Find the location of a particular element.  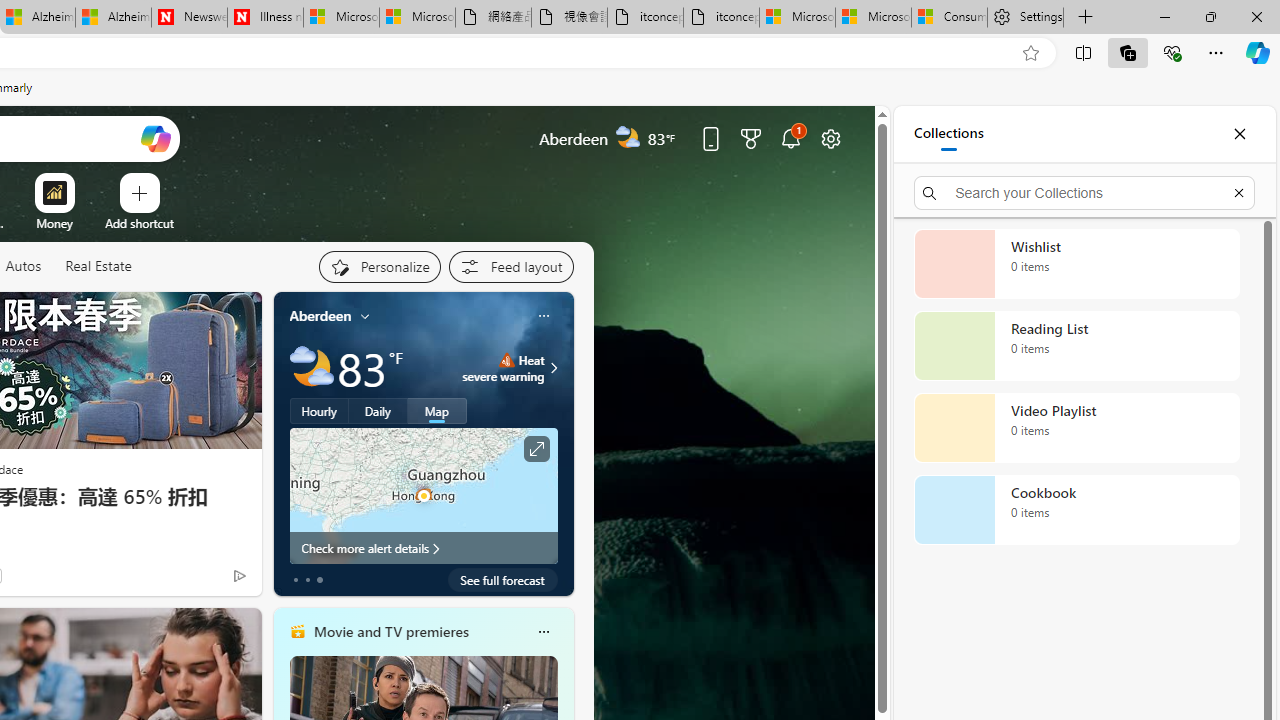

'Heat - Severe' is located at coordinates (506, 360).